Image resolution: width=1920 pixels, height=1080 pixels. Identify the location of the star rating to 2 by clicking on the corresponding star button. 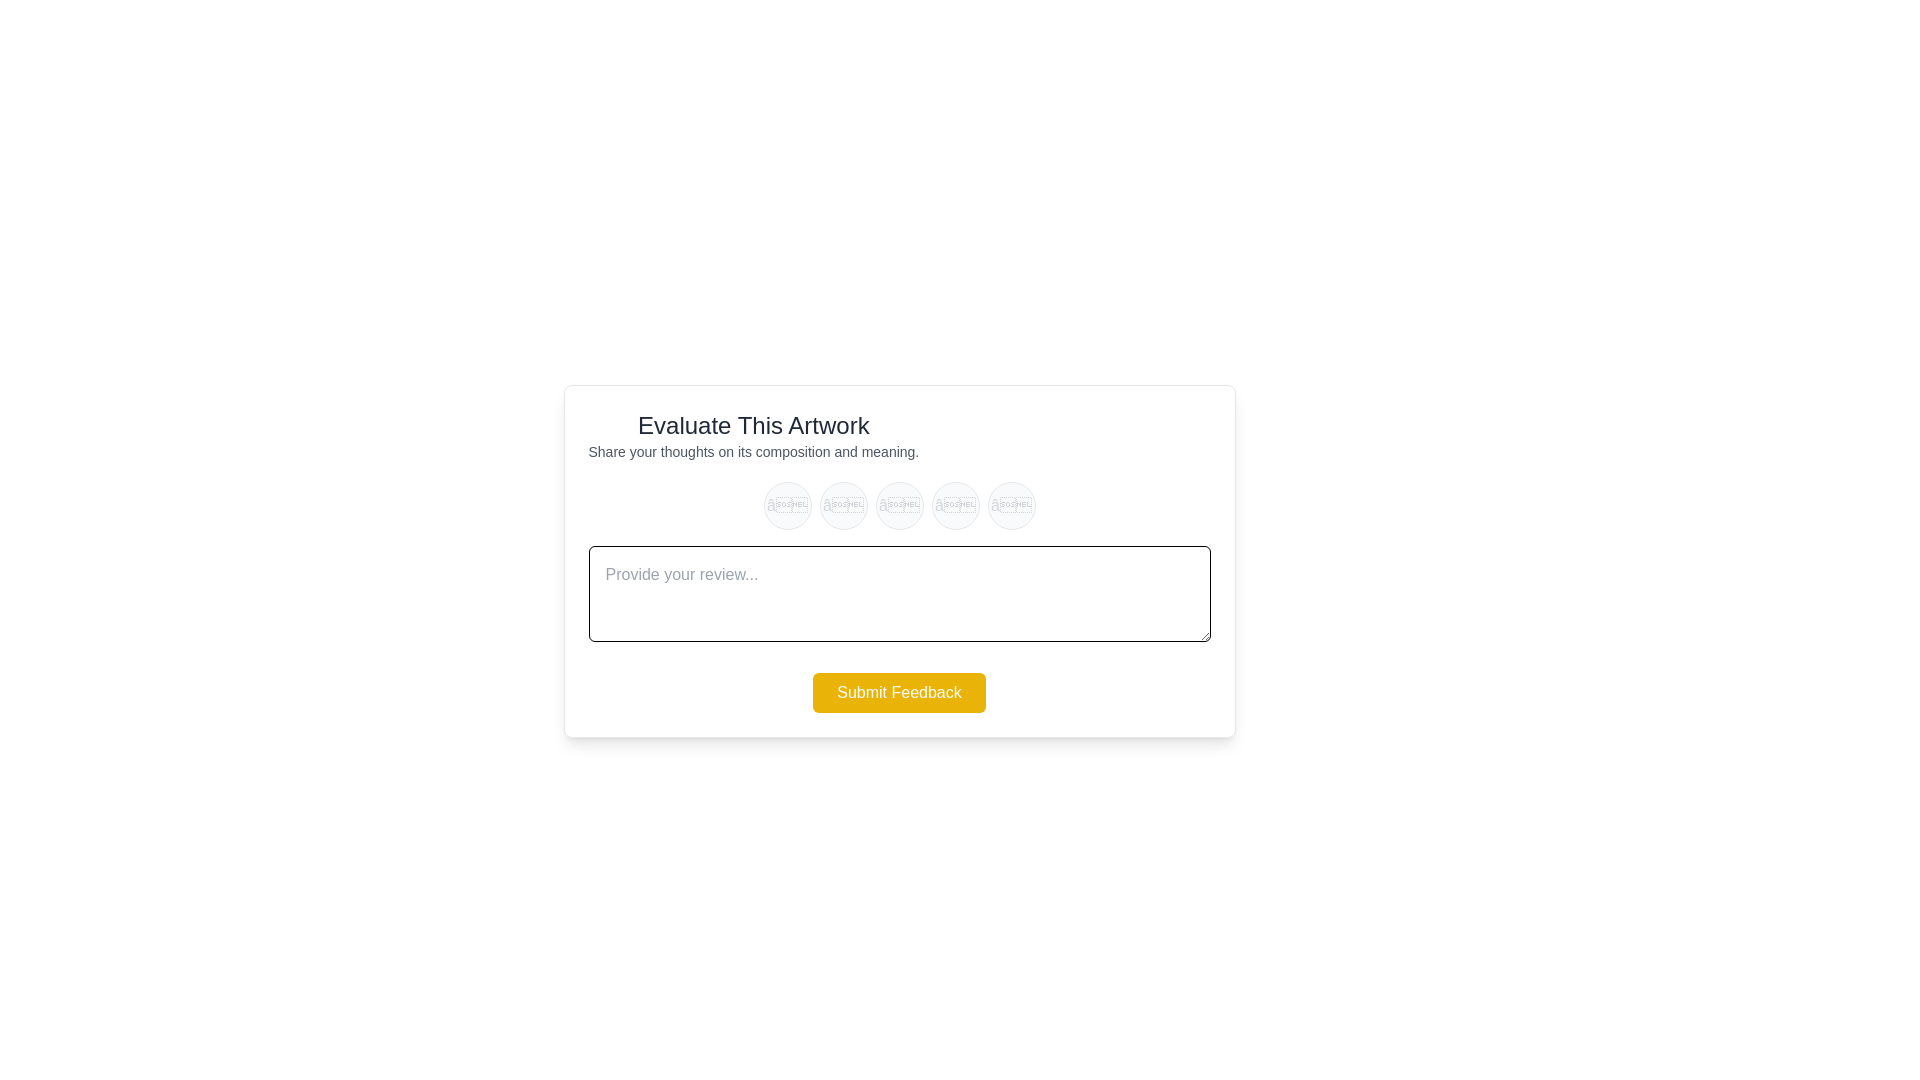
(843, 504).